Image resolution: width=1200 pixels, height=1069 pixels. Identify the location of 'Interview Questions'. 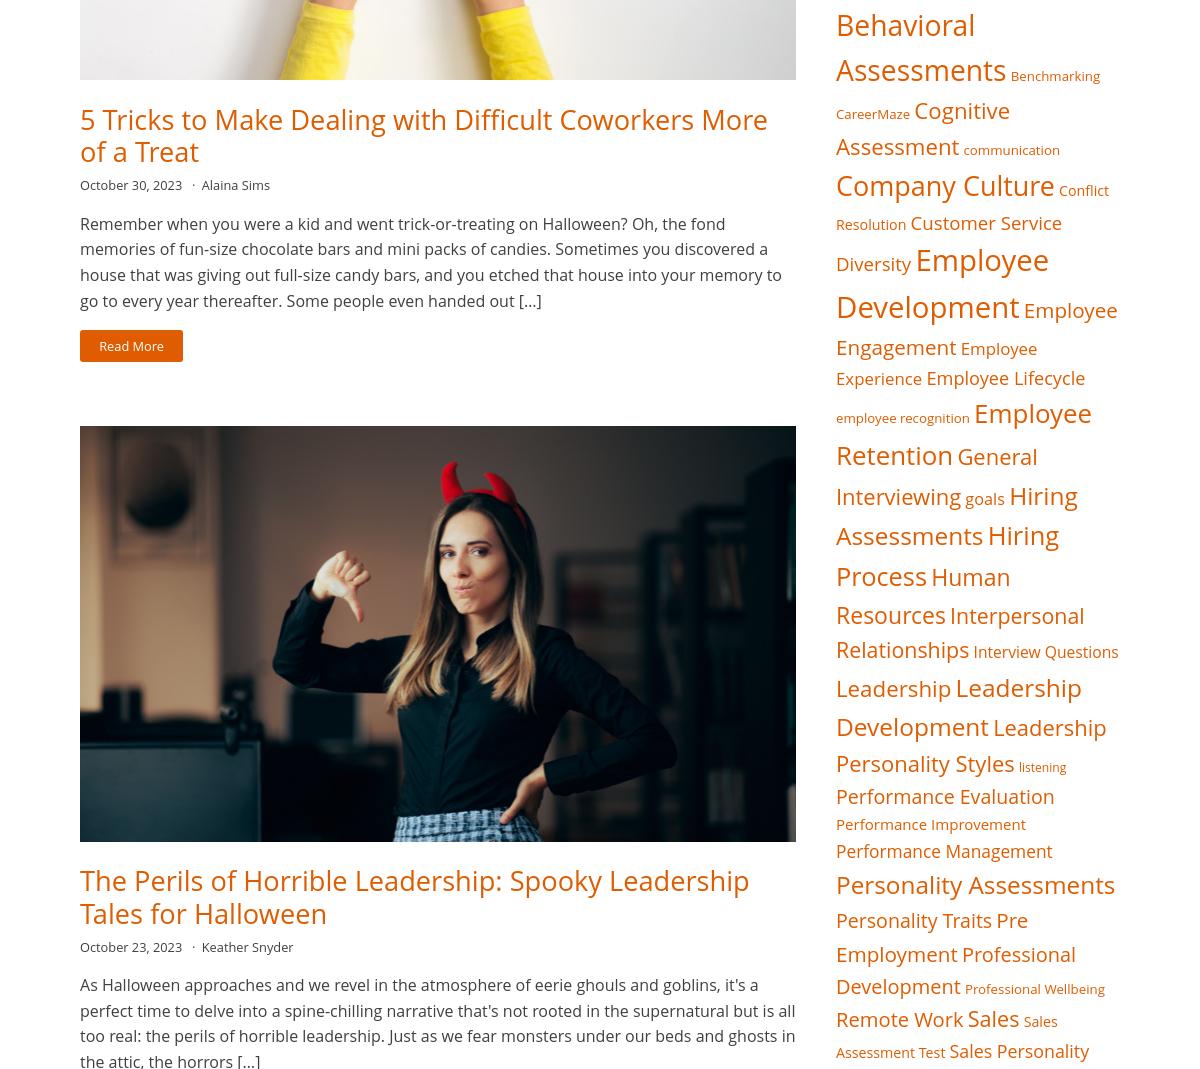
(1045, 650).